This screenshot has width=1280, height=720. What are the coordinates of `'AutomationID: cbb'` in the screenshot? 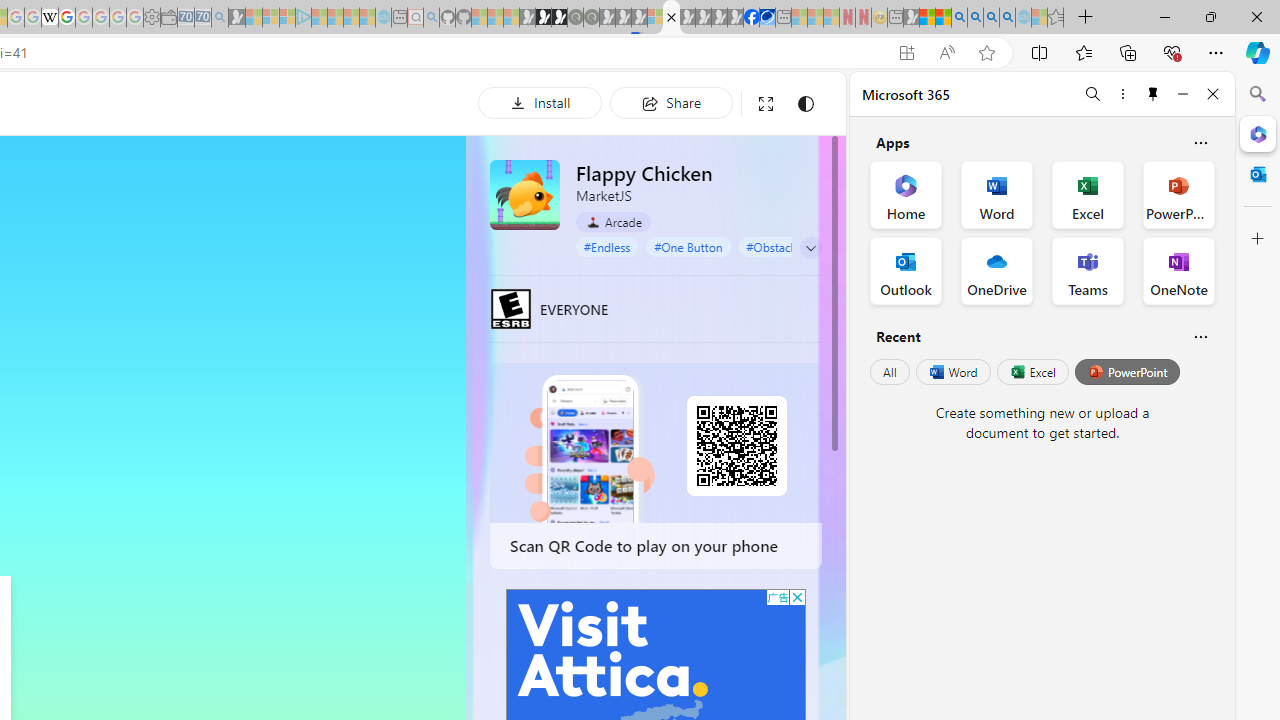 It's located at (796, 596).